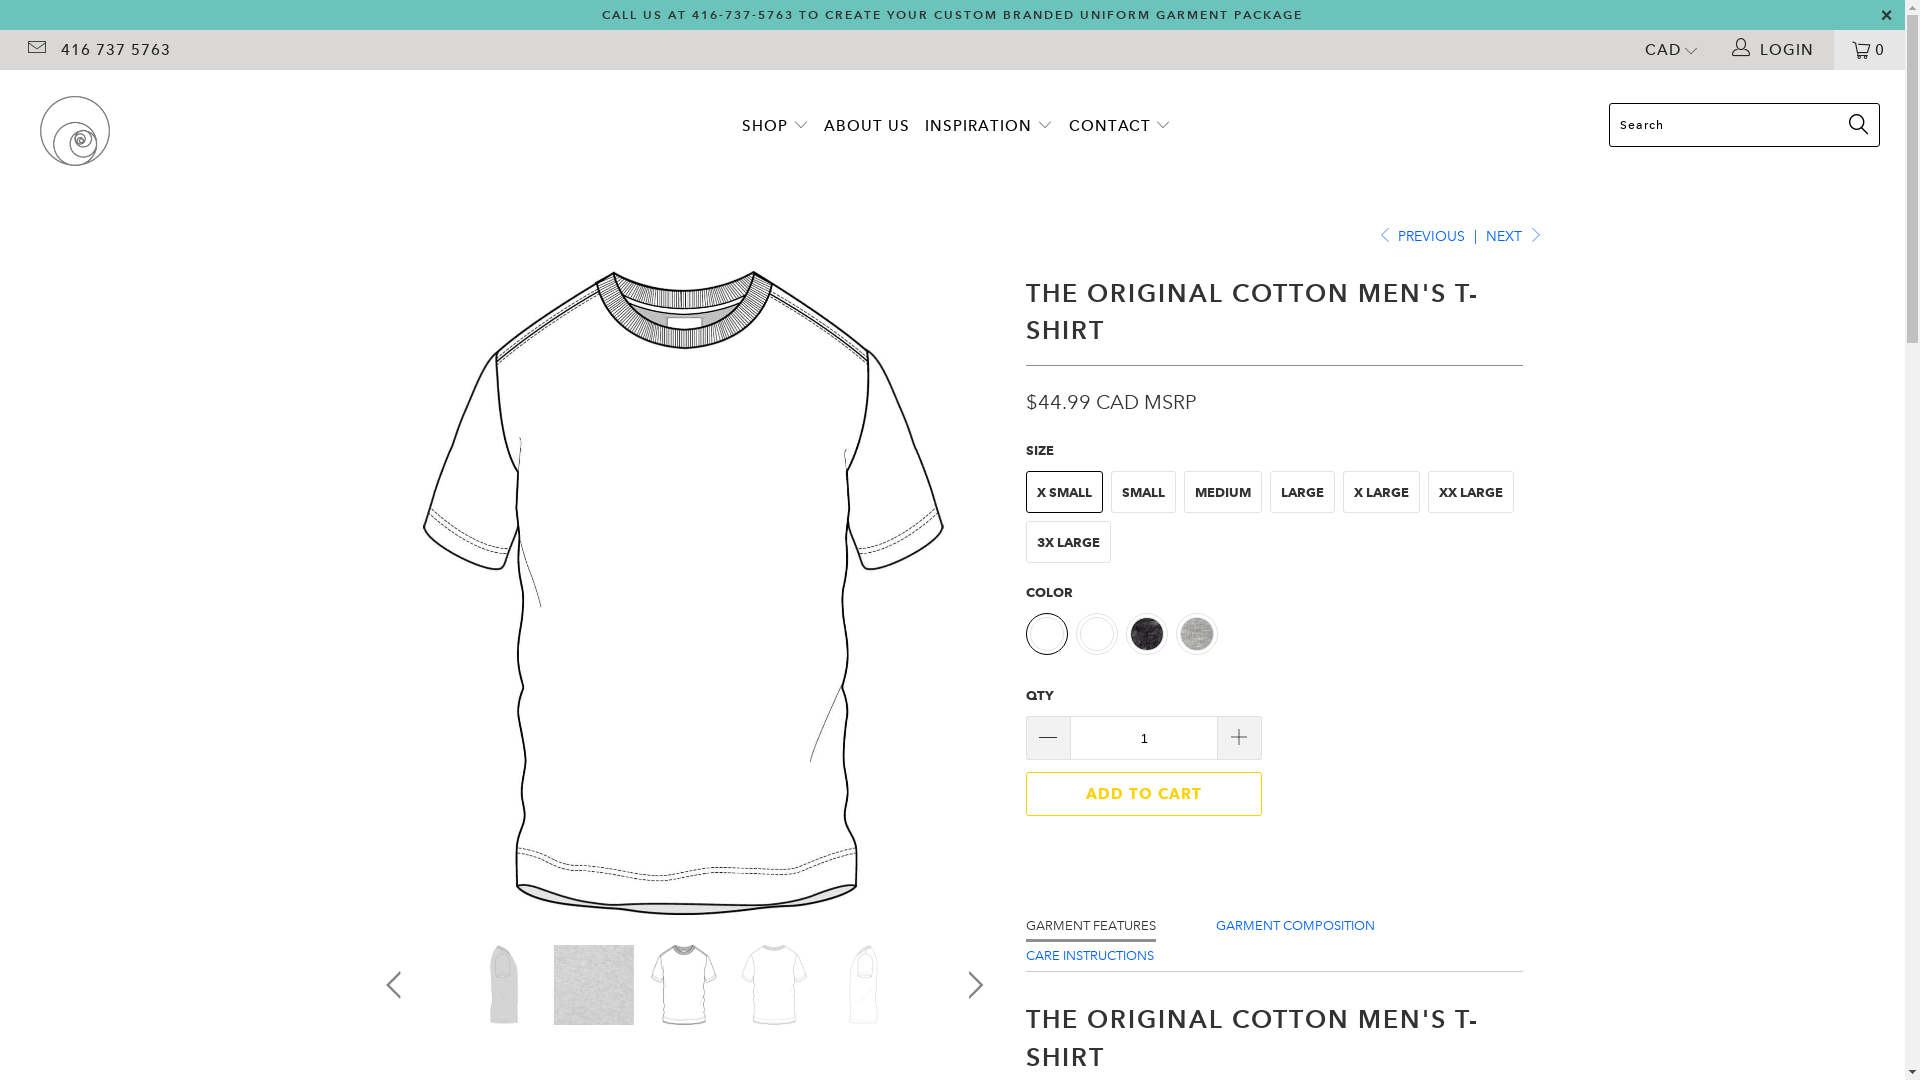 The image size is (1920, 1080). What do you see at coordinates (35, 49) in the screenshot?
I see `'Email APIUM APPAREL'` at bounding box center [35, 49].